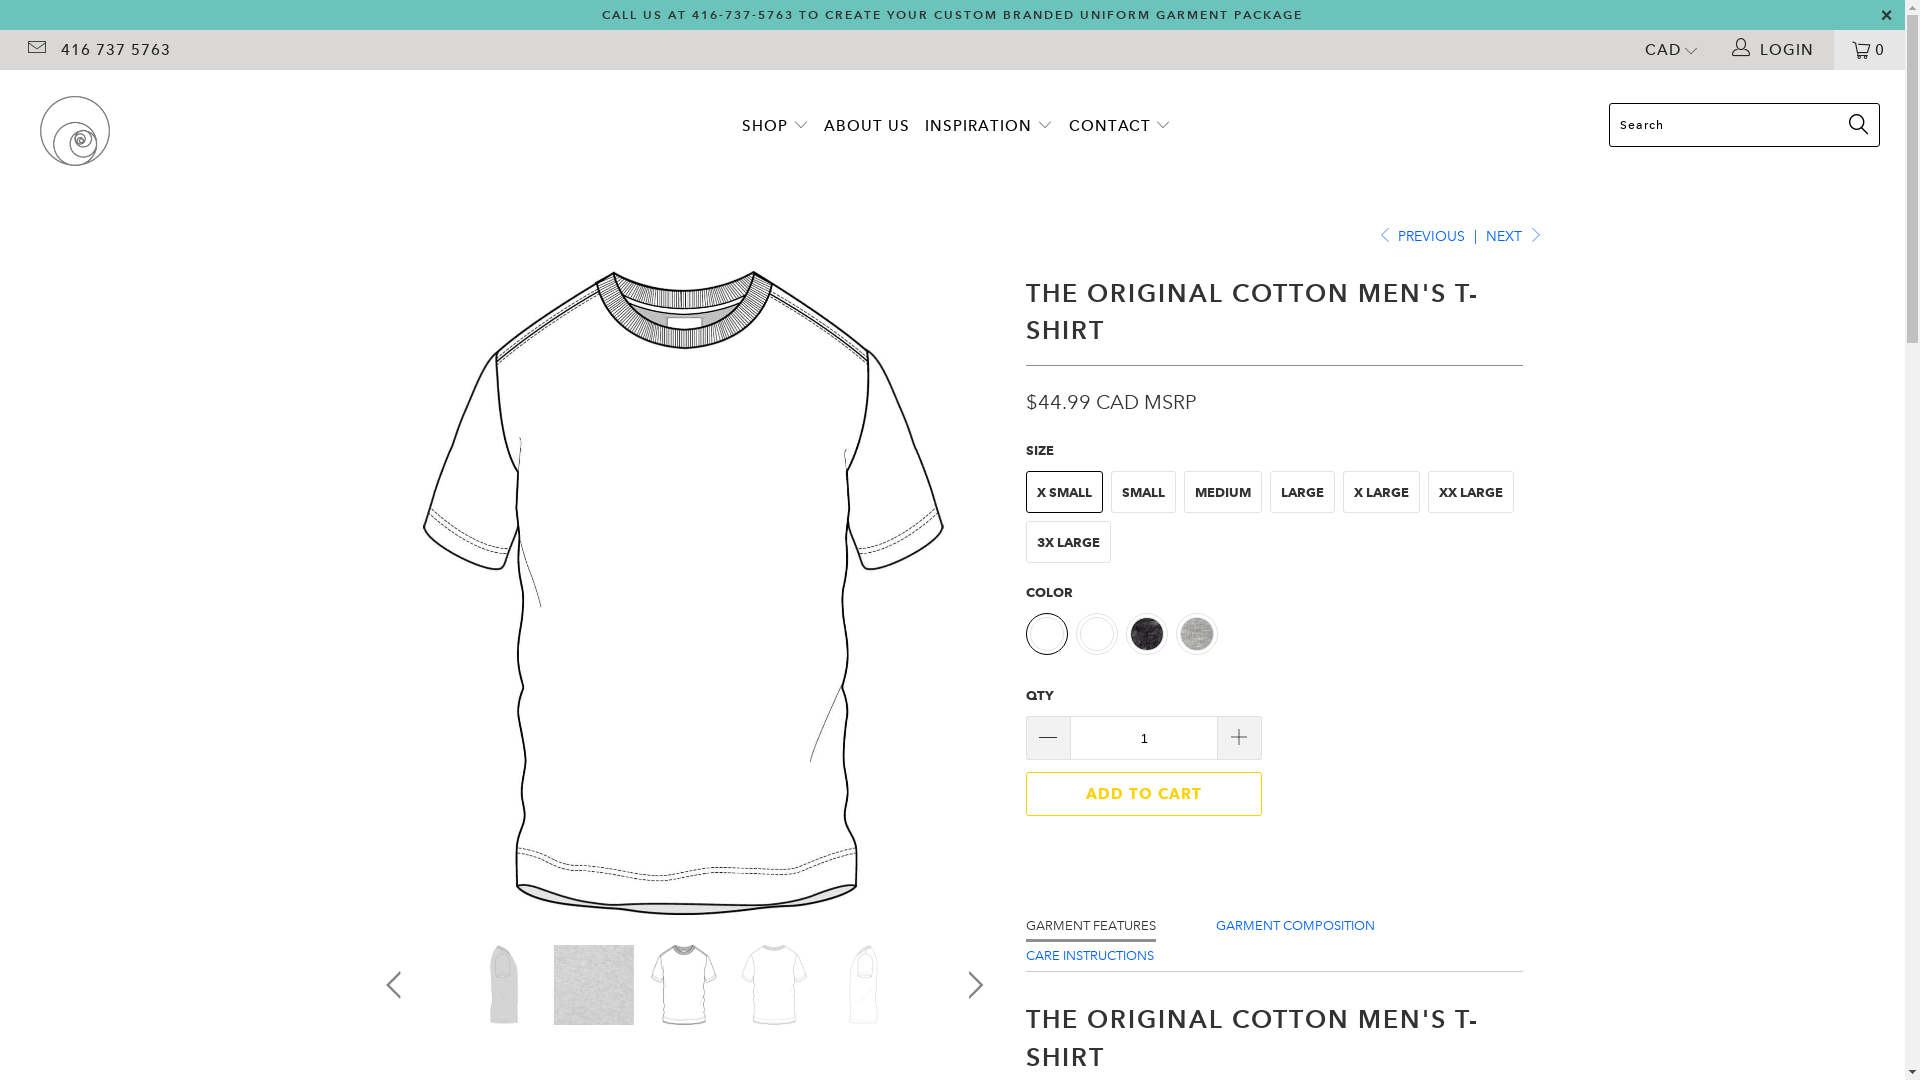 The image size is (1920, 1080). What do you see at coordinates (35, 49) in the screenshot?
I see `'Email APIUM APPAREL'` at bounding box center [35, 49].